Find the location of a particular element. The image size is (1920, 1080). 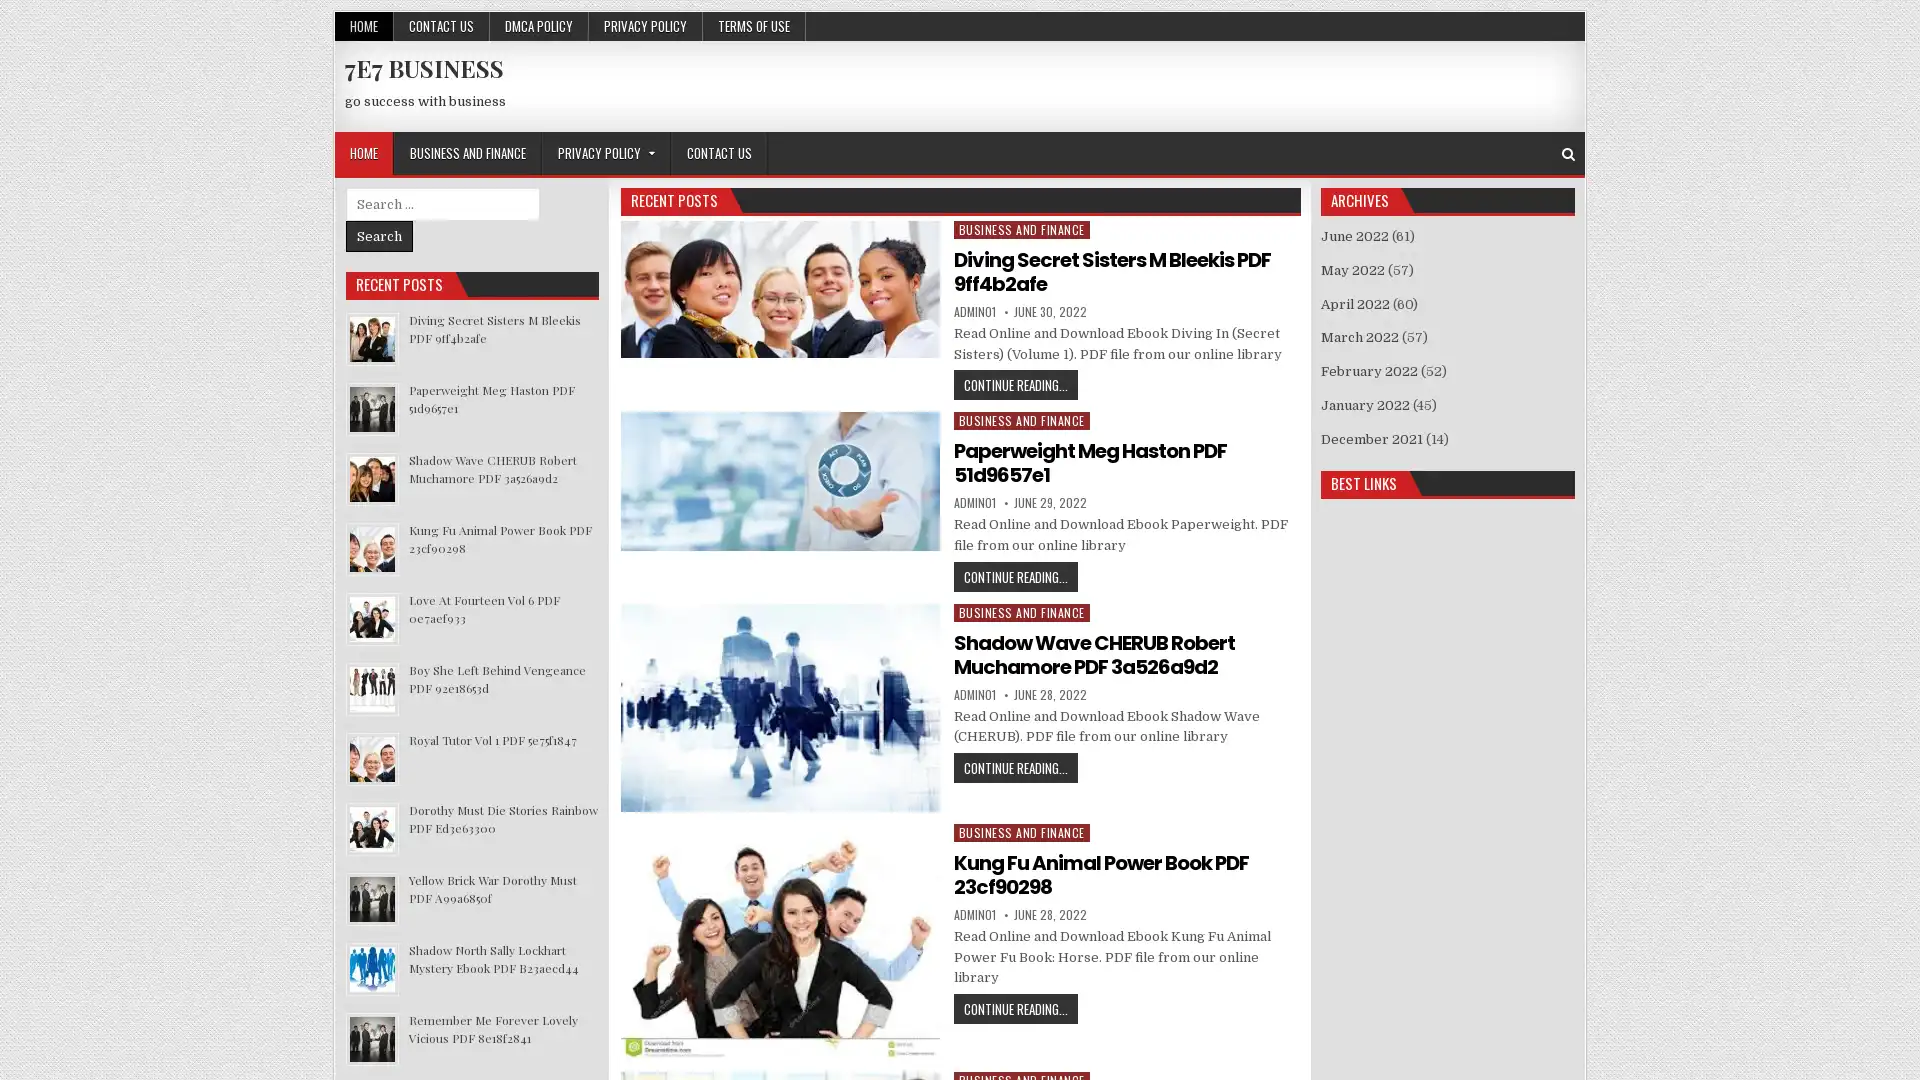

Search is located at coordinates (378, 235).